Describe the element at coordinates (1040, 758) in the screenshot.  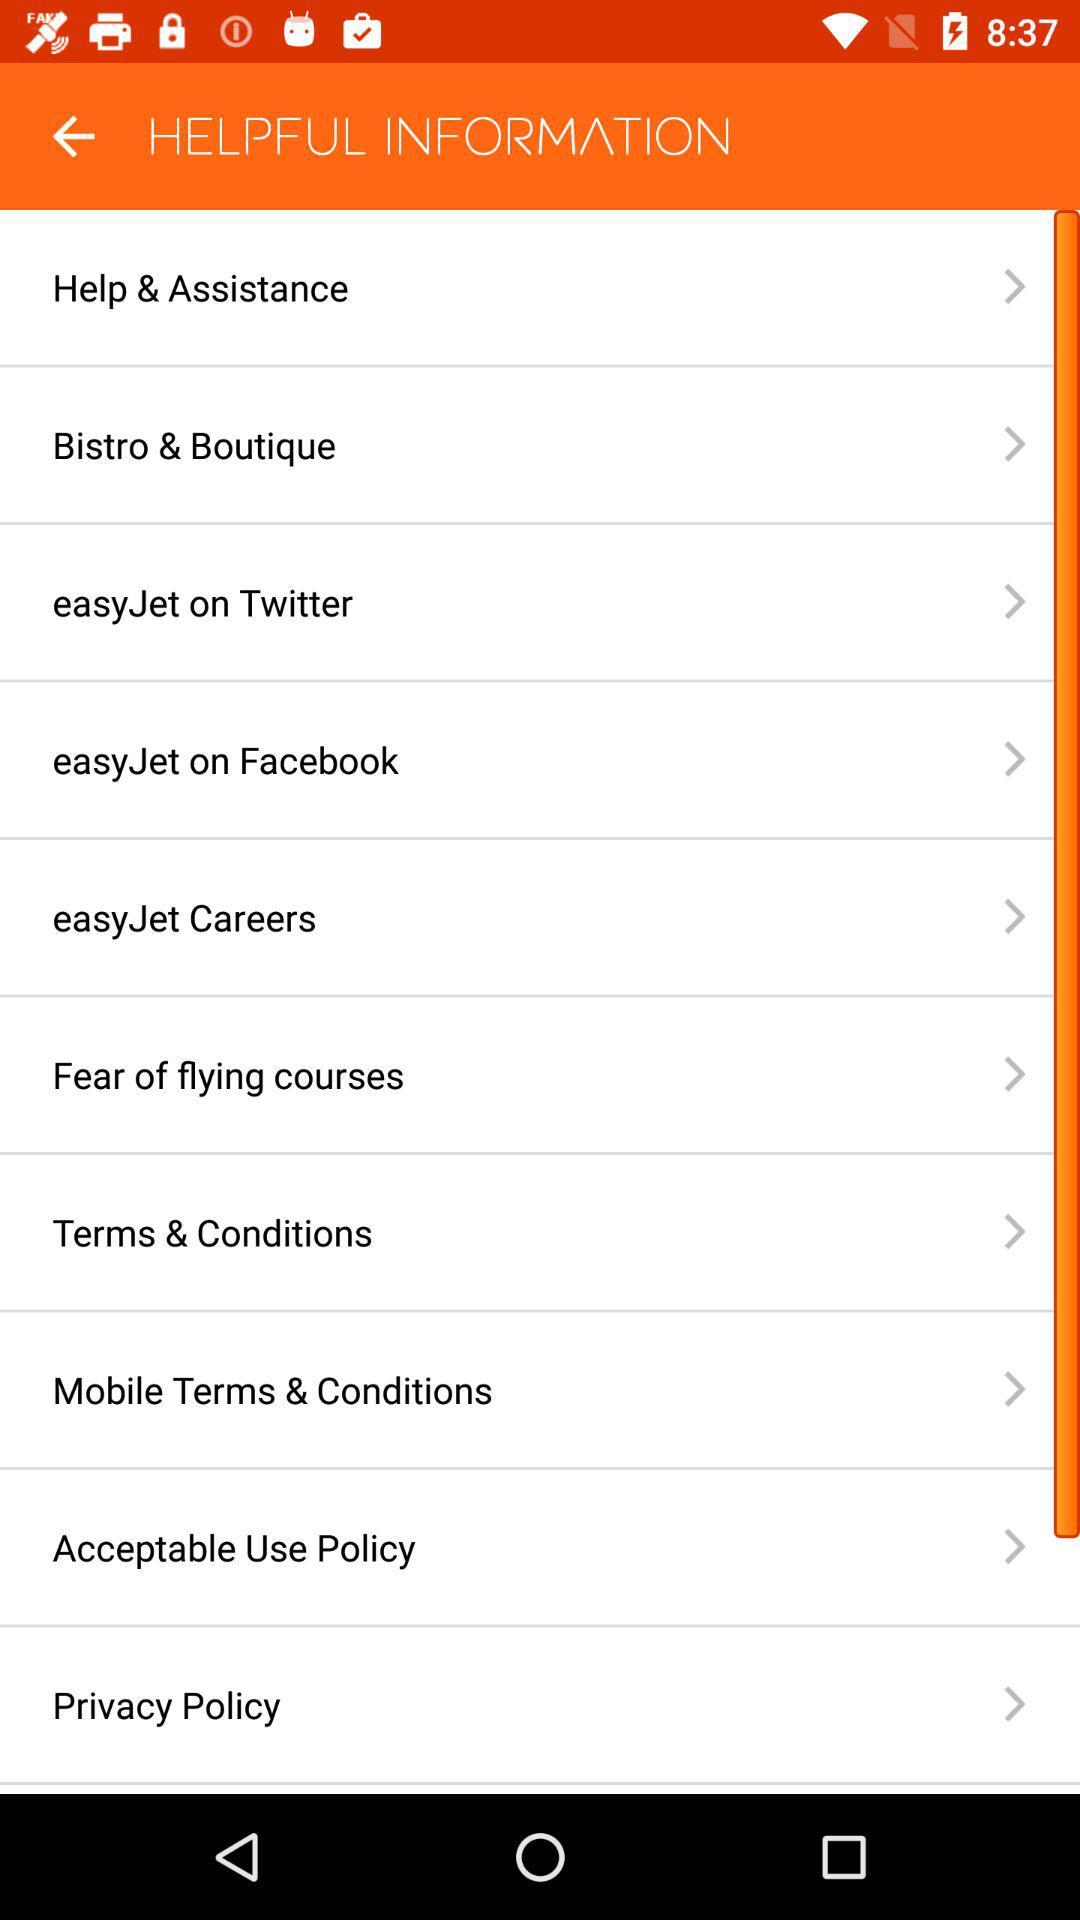
I see `the front arrow which is on the right side of easy jet on facebook` at that location.